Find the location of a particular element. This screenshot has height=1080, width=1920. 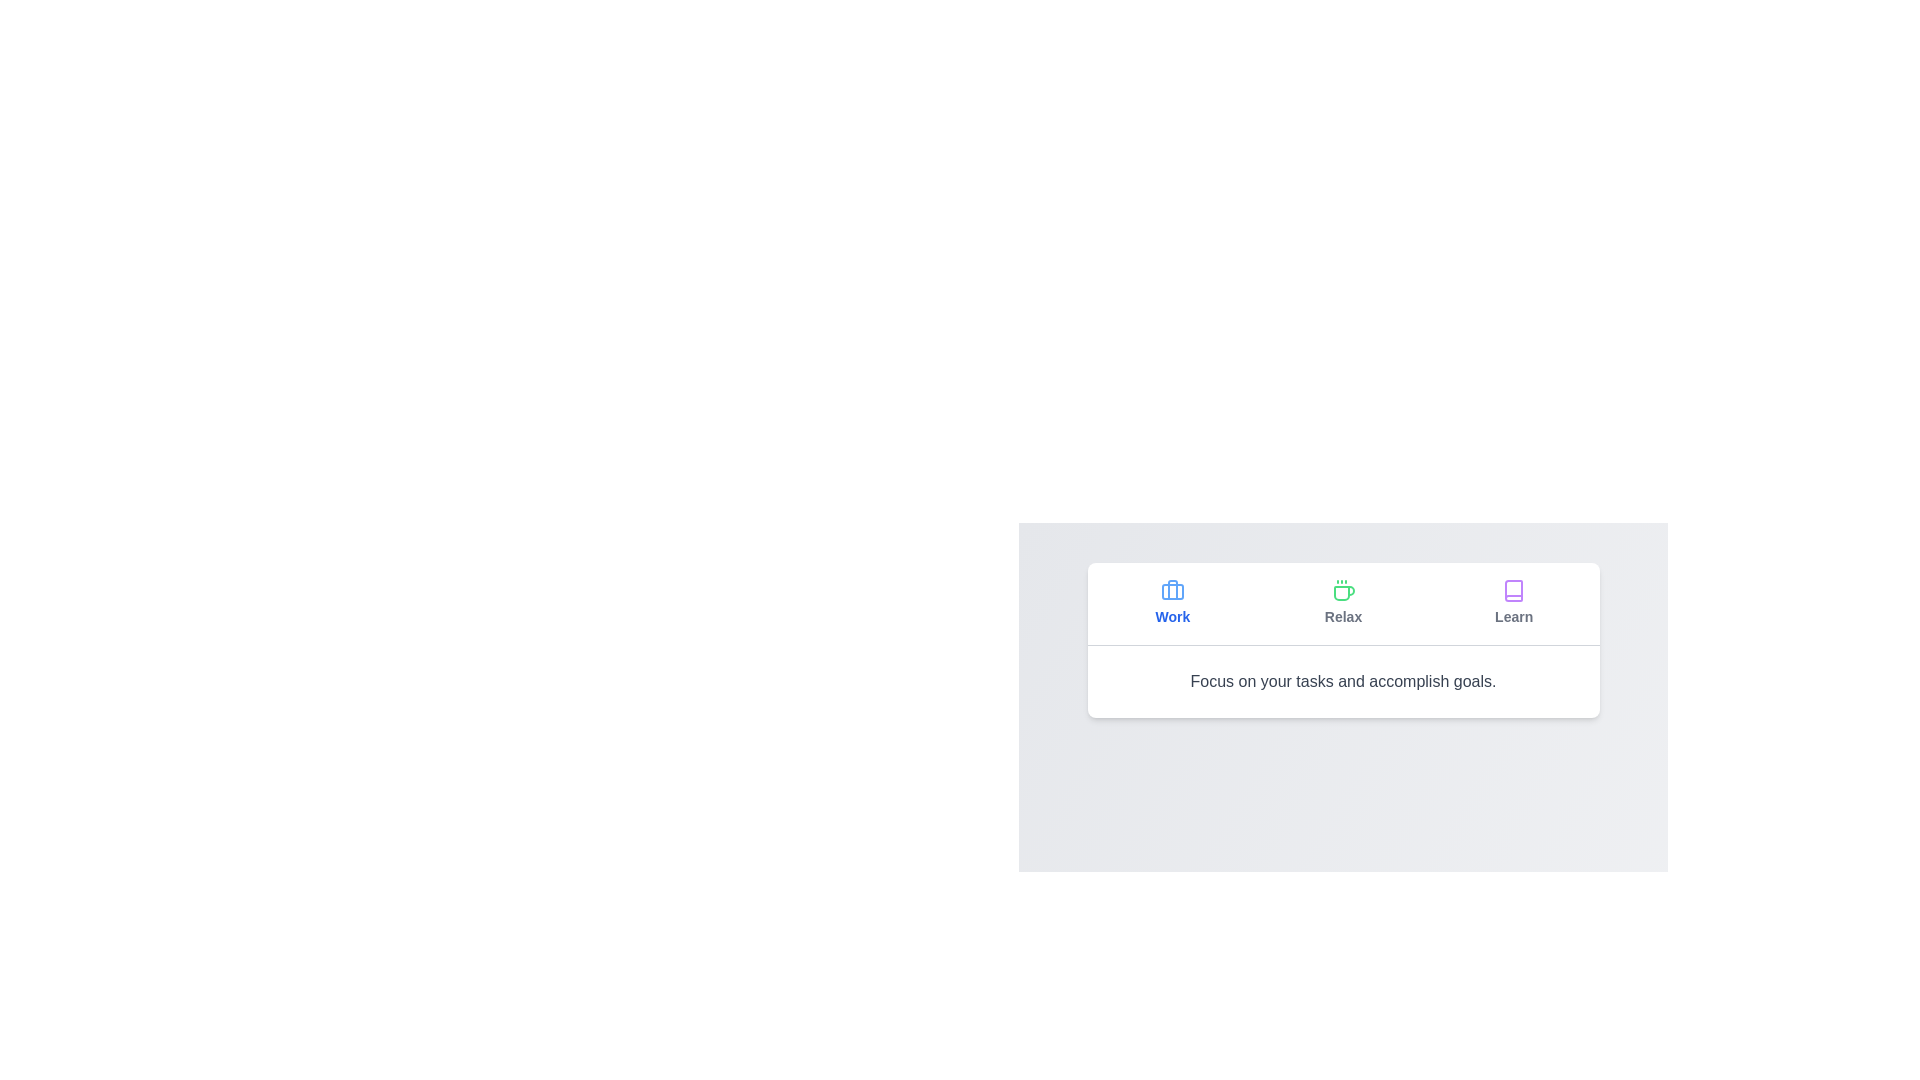

the Learn tab to switch to it is located at coordinates (1514, 603).